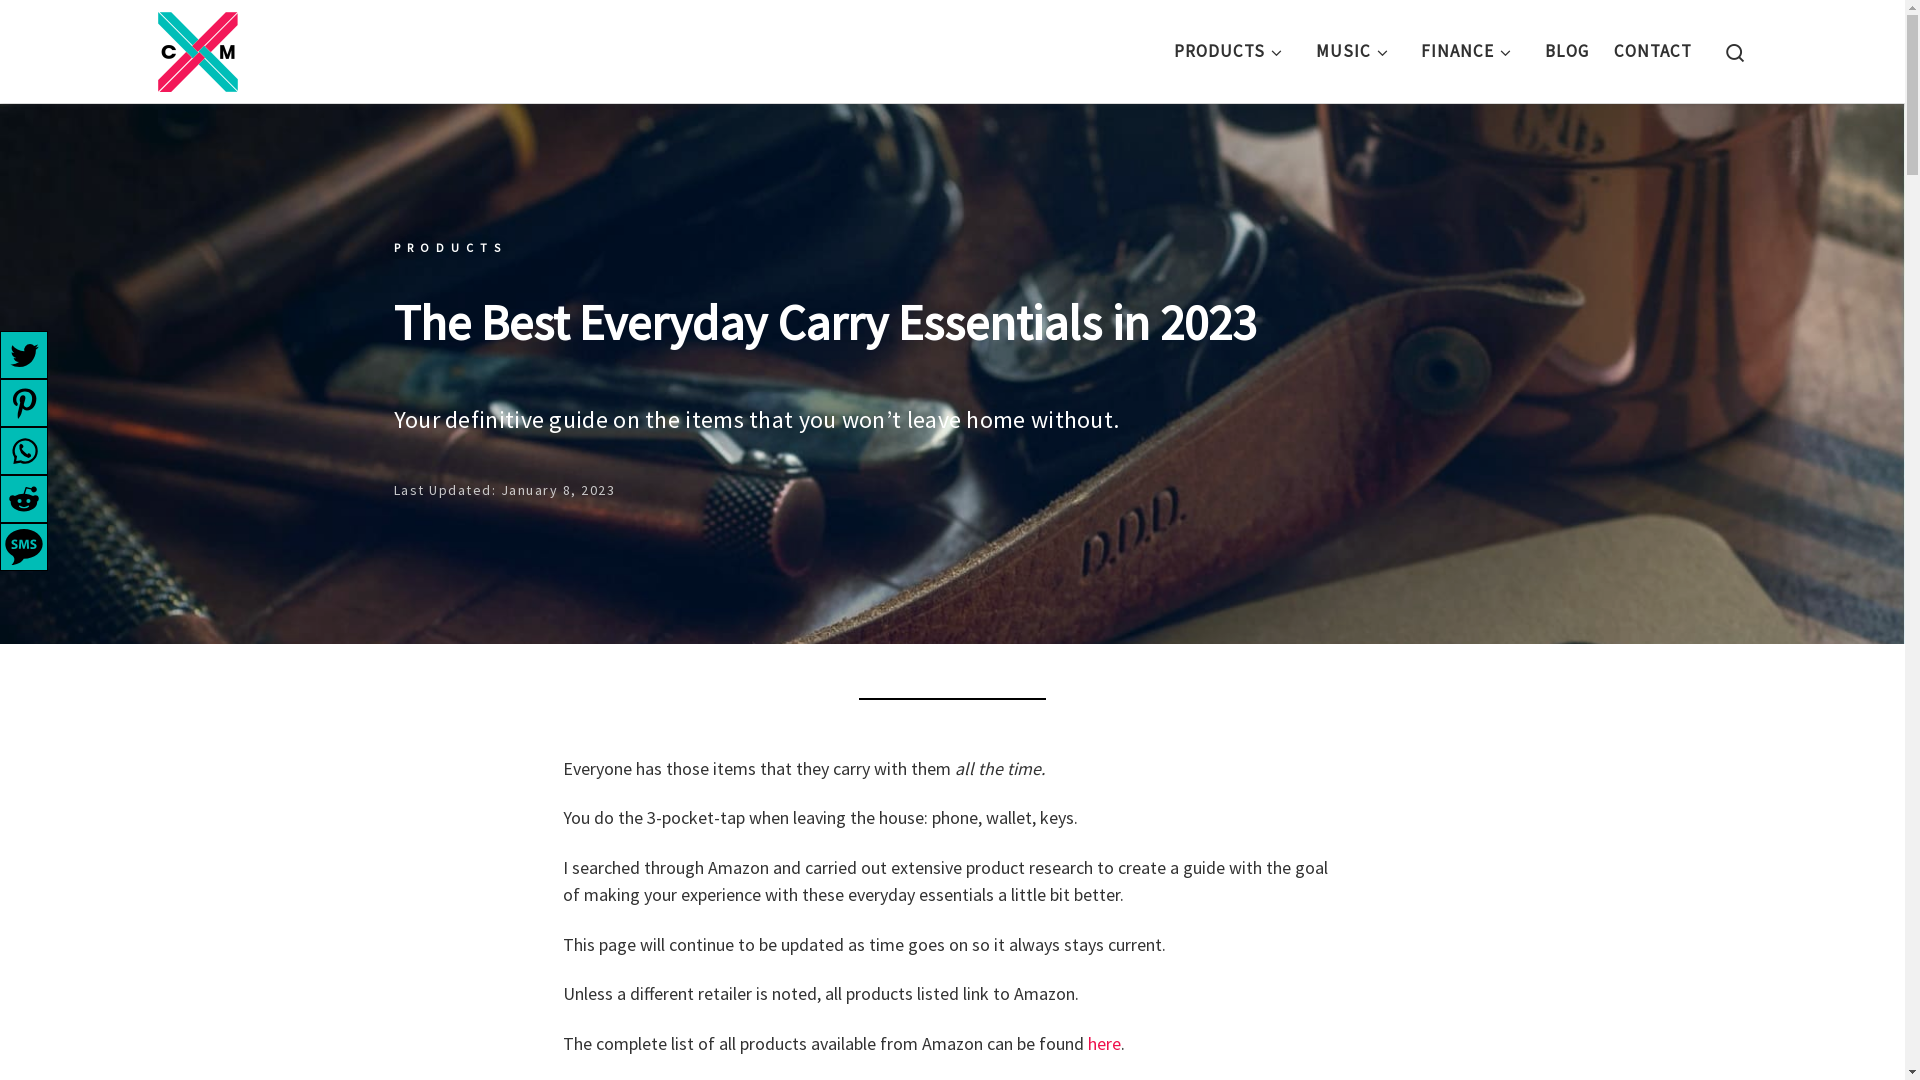 Image resolution: width=1920 pixels, height=1080 pixels. Describe the element at coordinates (1103, 1042) in the screenshot. I see `'here'` at that location.